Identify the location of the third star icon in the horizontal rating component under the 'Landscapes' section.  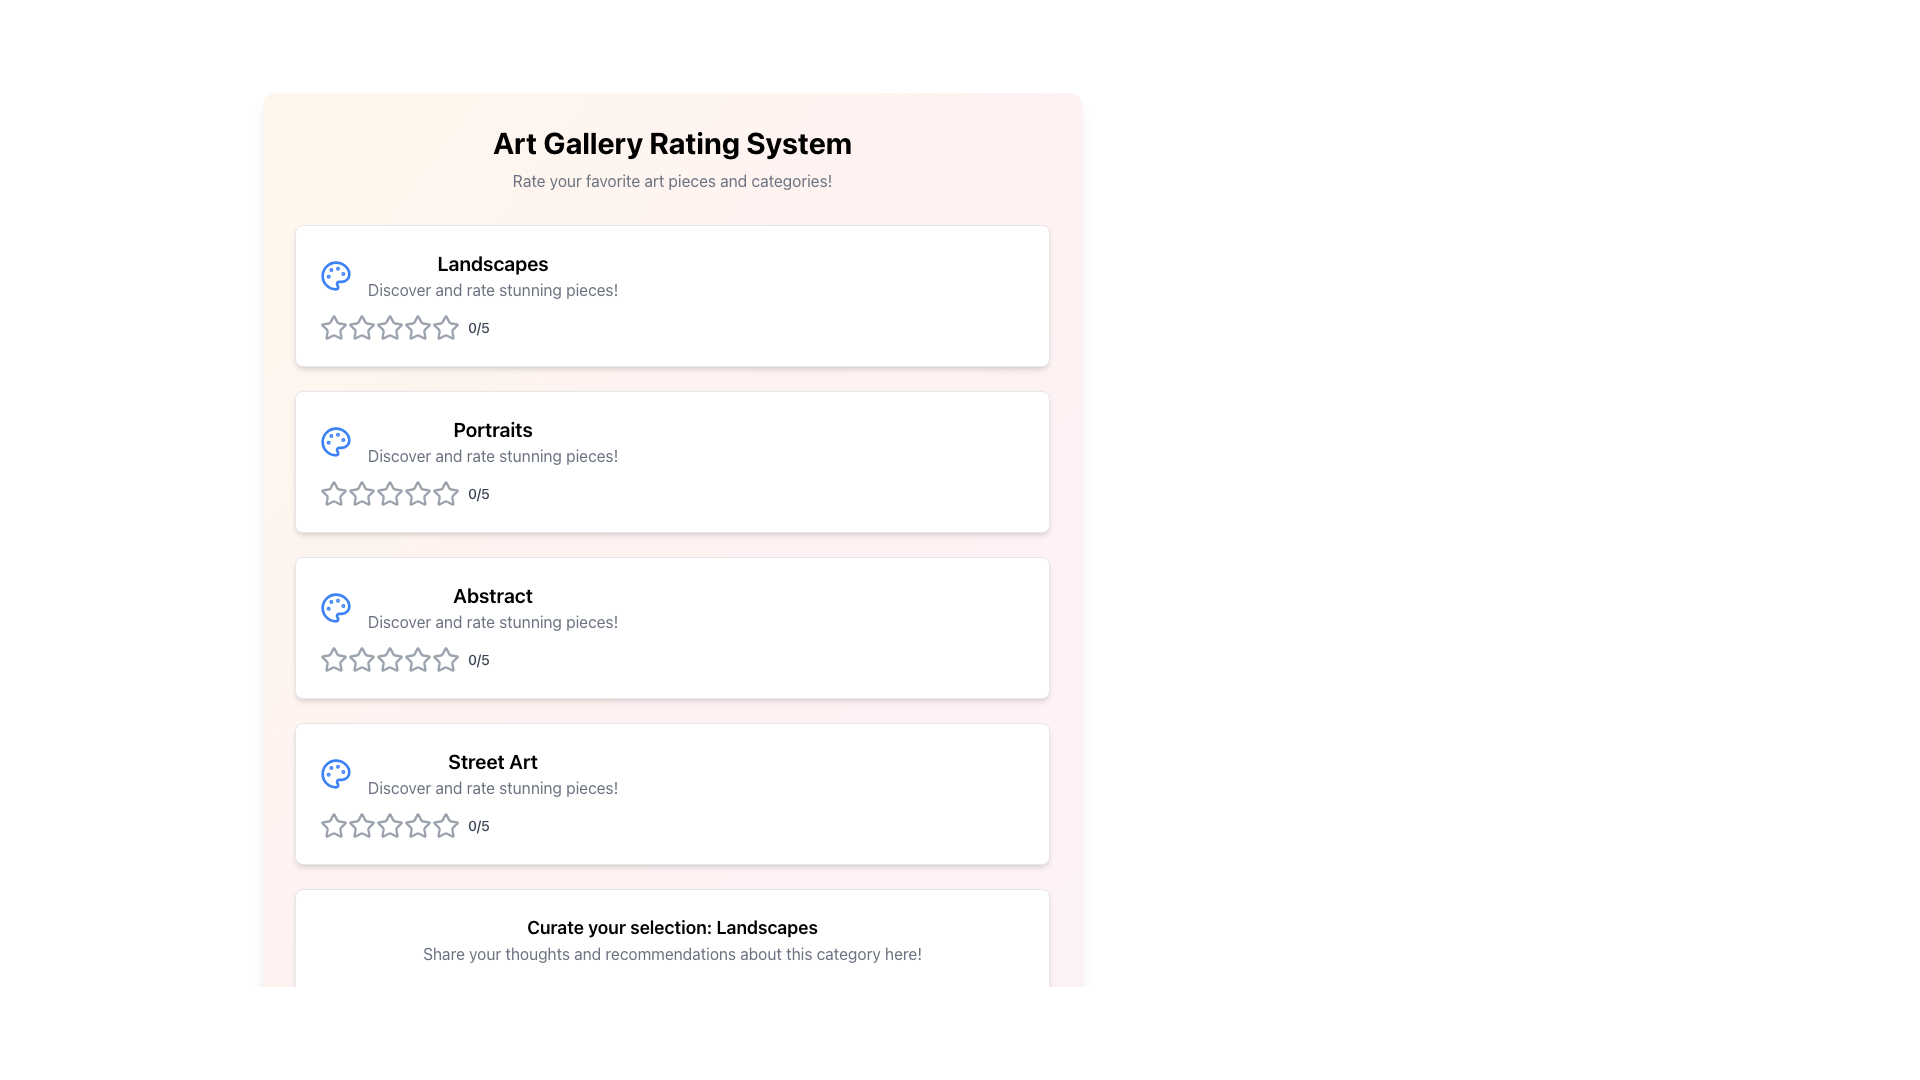
(361, 326).